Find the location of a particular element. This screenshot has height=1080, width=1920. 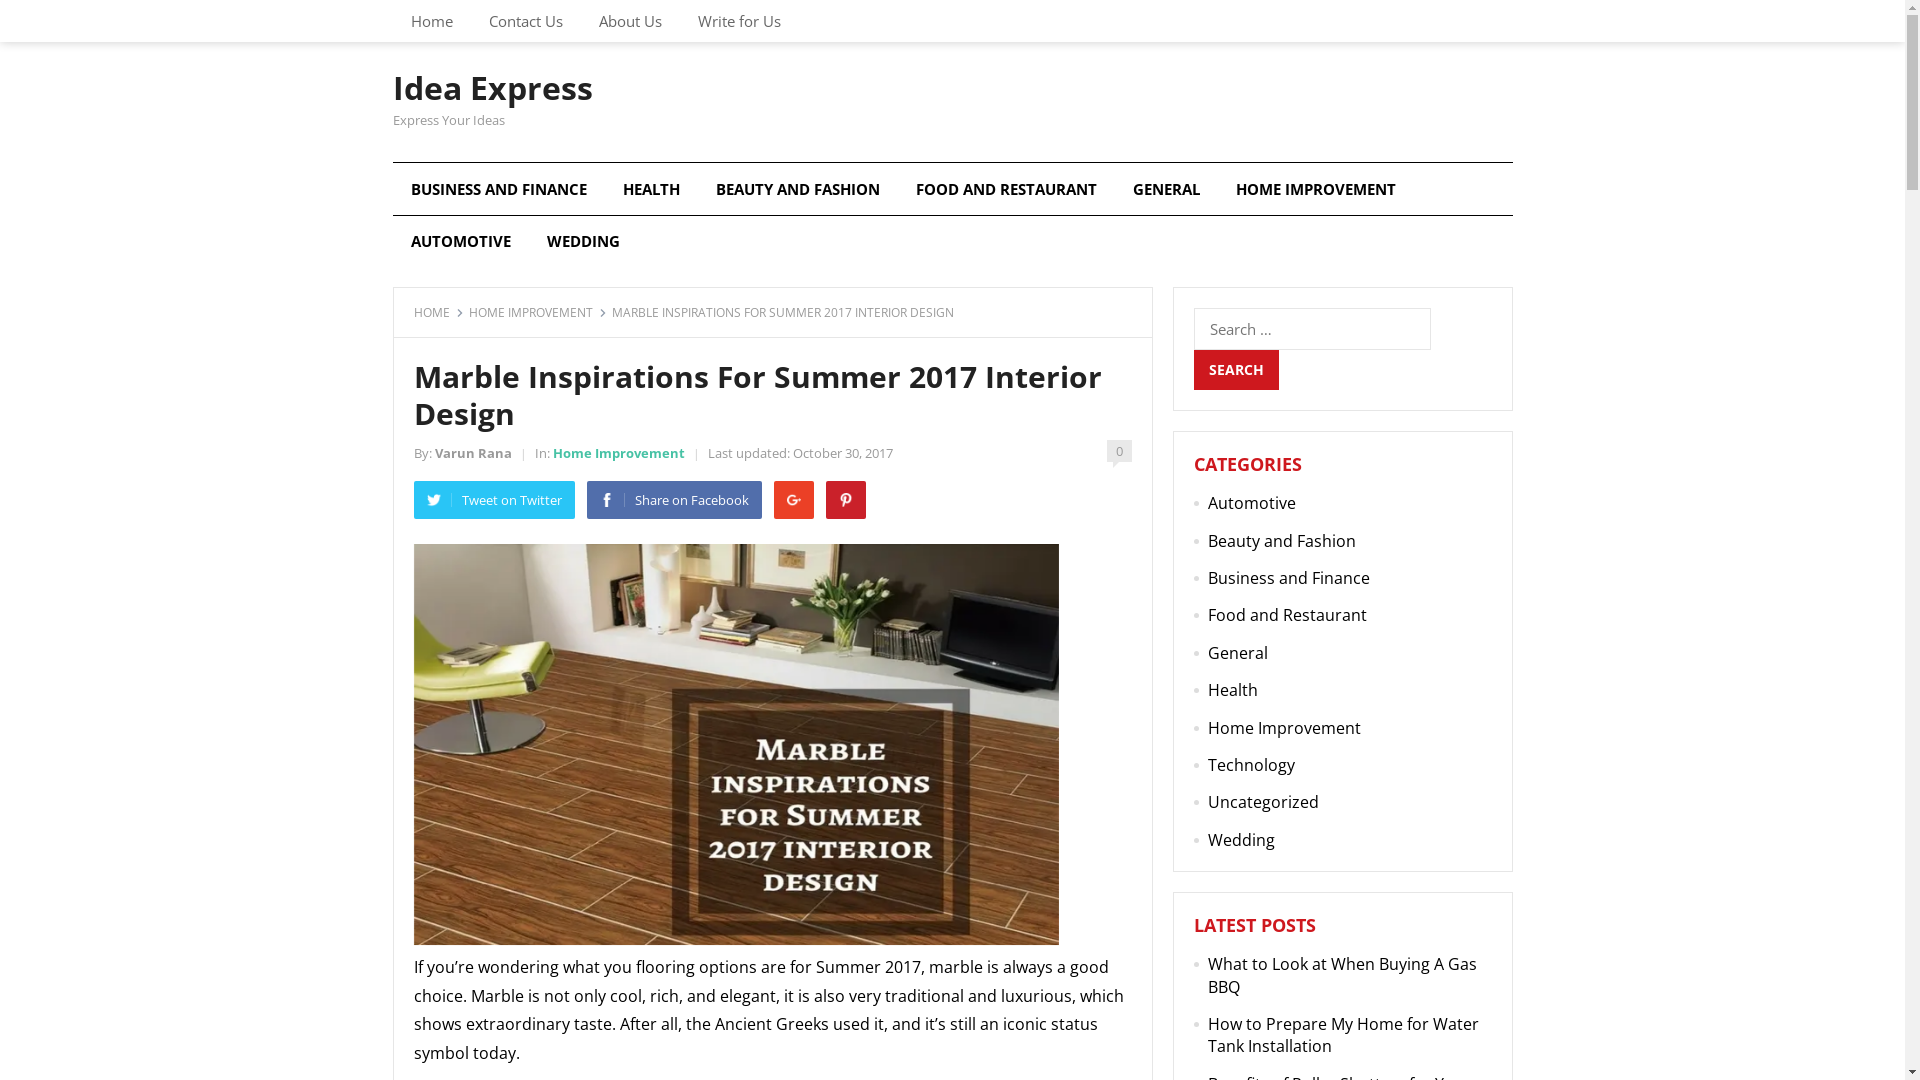

'WEDDING' is located at coordinates (581, 239).